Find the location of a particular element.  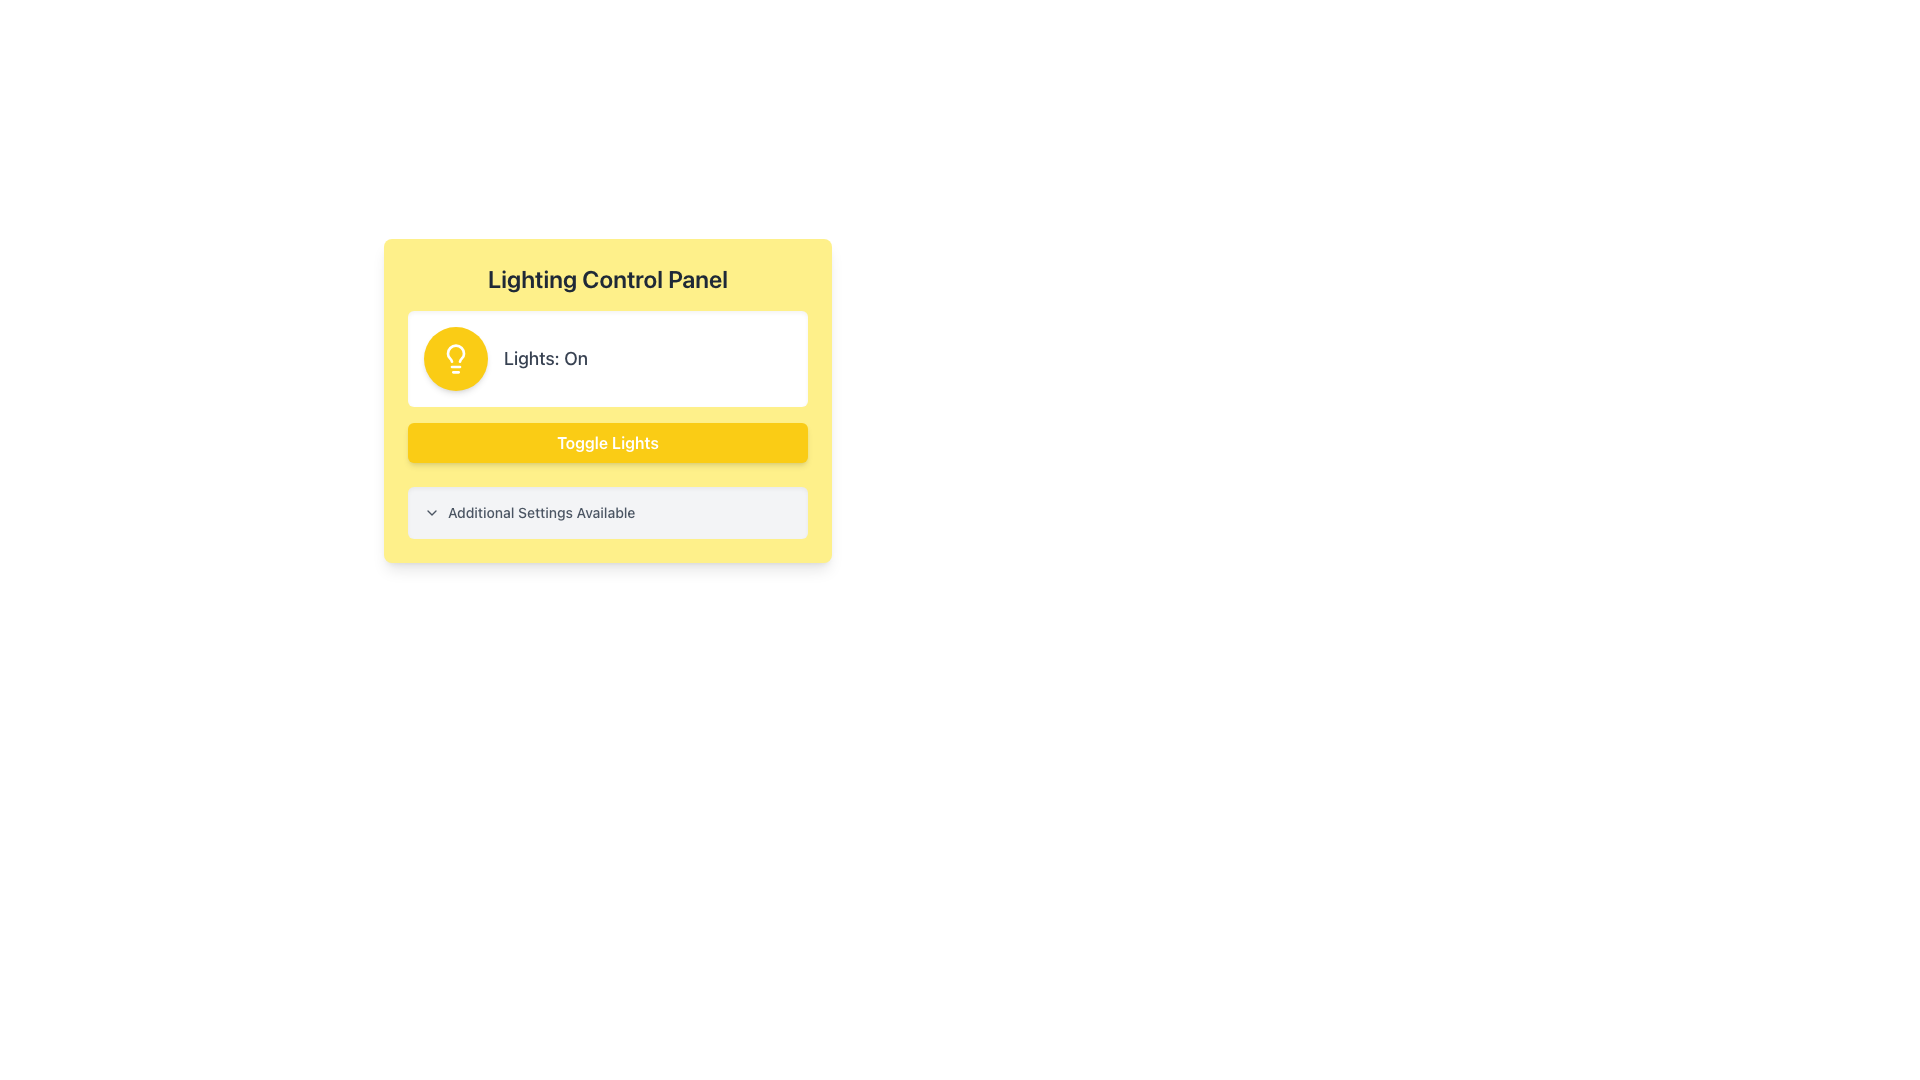

the 'Toggle Lights' button, which is a bright yellow rectangular button with white bold text, located in the 'Lighting Control Panel' is located at coordinates (607, 442).